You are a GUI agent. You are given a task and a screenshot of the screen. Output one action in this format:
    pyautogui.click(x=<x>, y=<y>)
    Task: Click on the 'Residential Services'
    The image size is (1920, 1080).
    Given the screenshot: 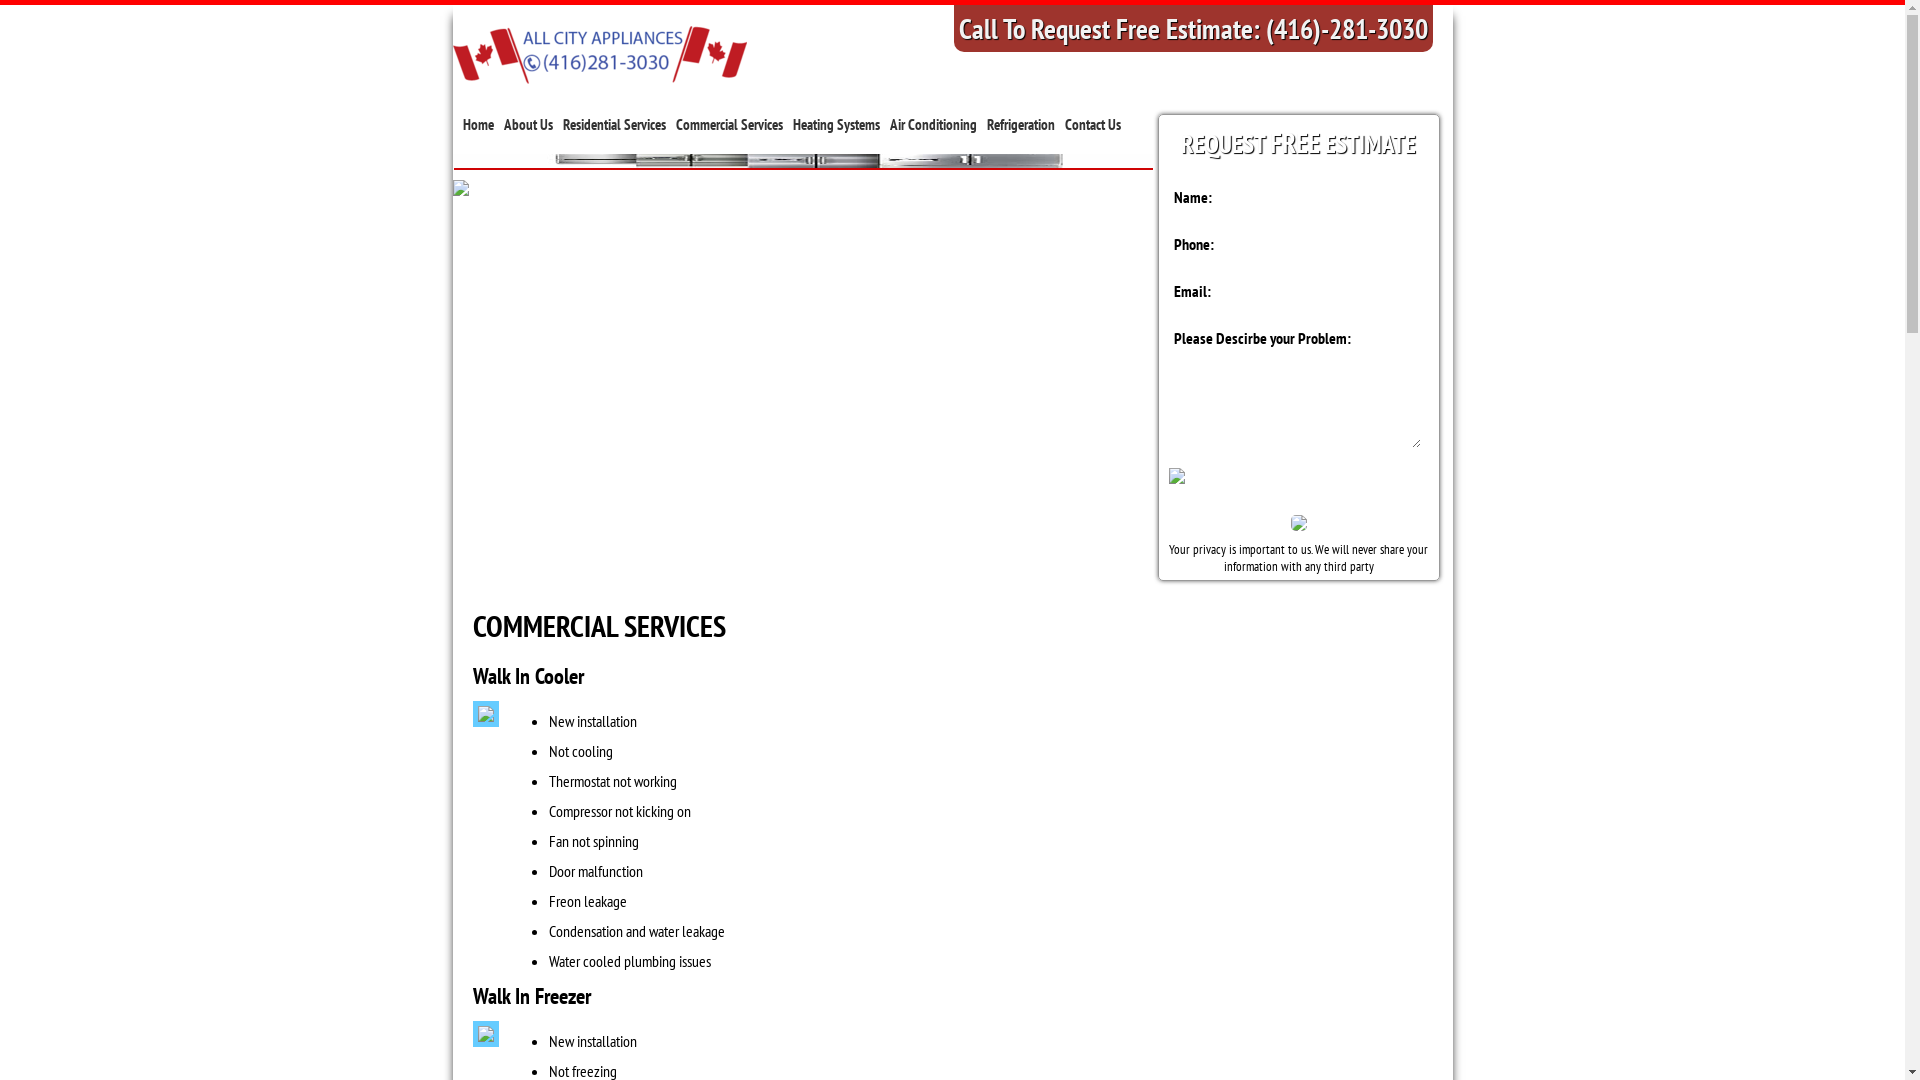 What is the action you would take?
    pyautogui.click(x=612, y=124)
    